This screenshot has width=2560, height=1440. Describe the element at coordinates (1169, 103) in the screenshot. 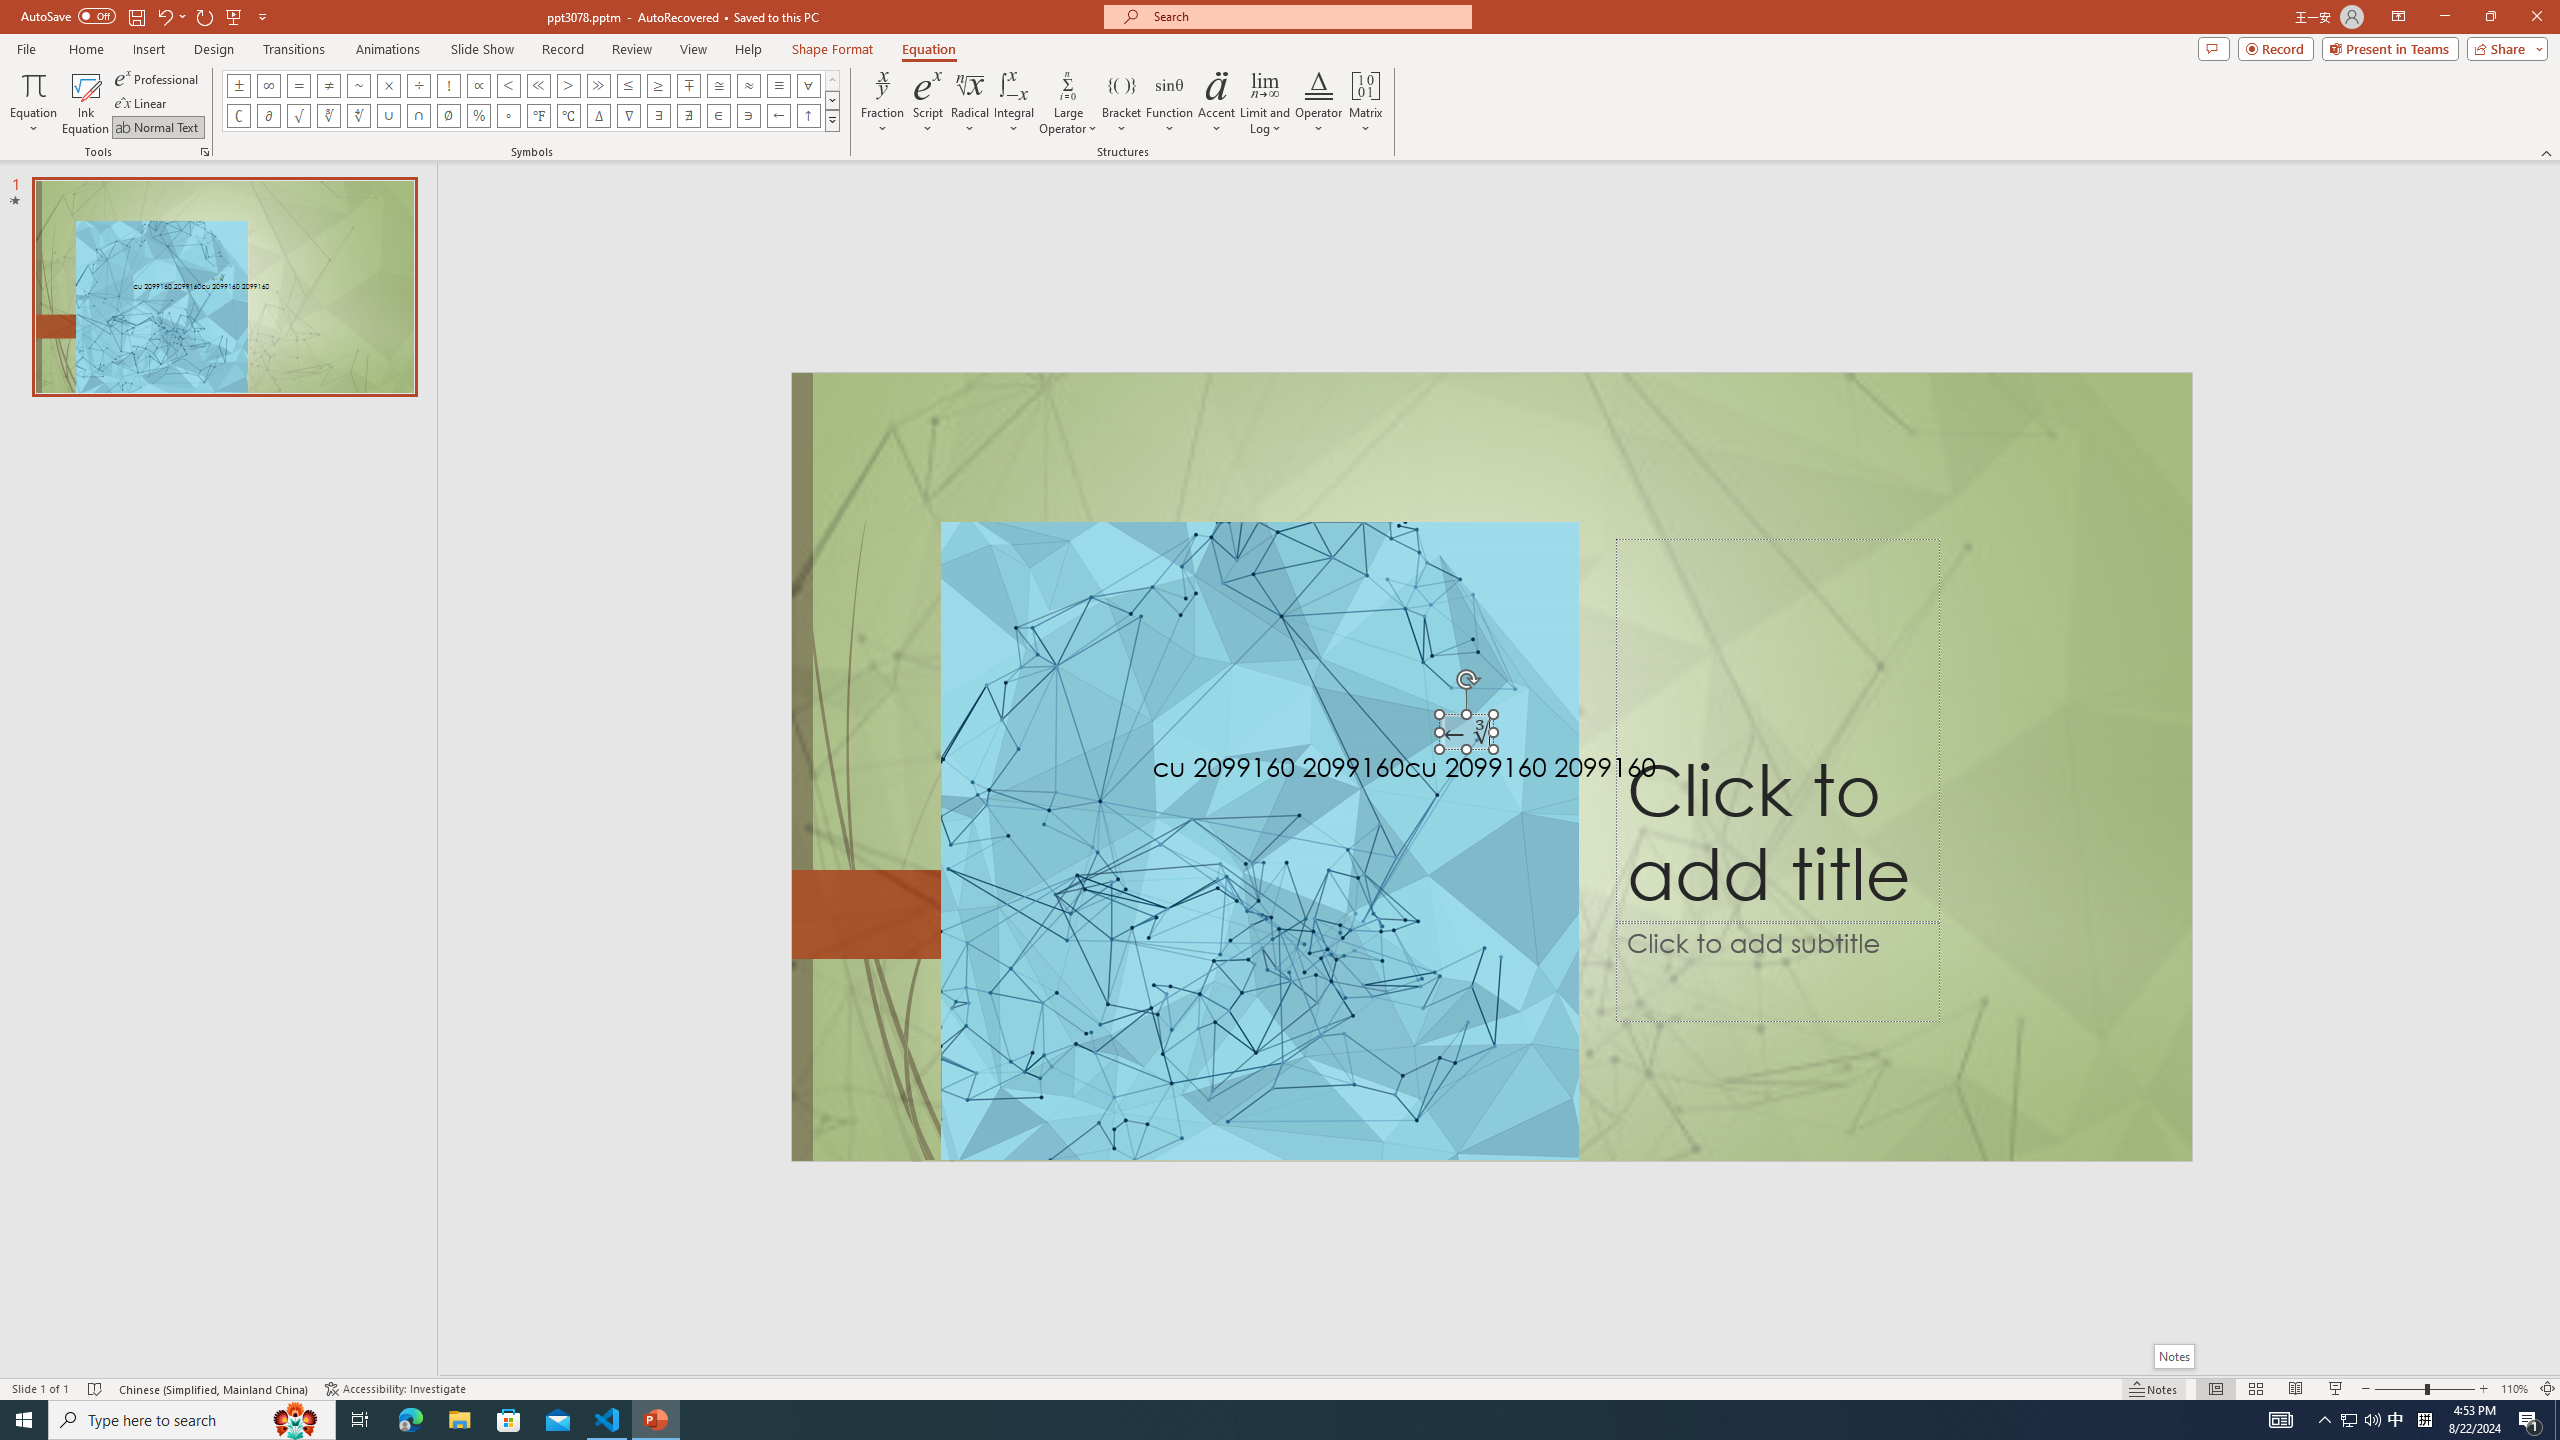

I see `'Function'` at that location.